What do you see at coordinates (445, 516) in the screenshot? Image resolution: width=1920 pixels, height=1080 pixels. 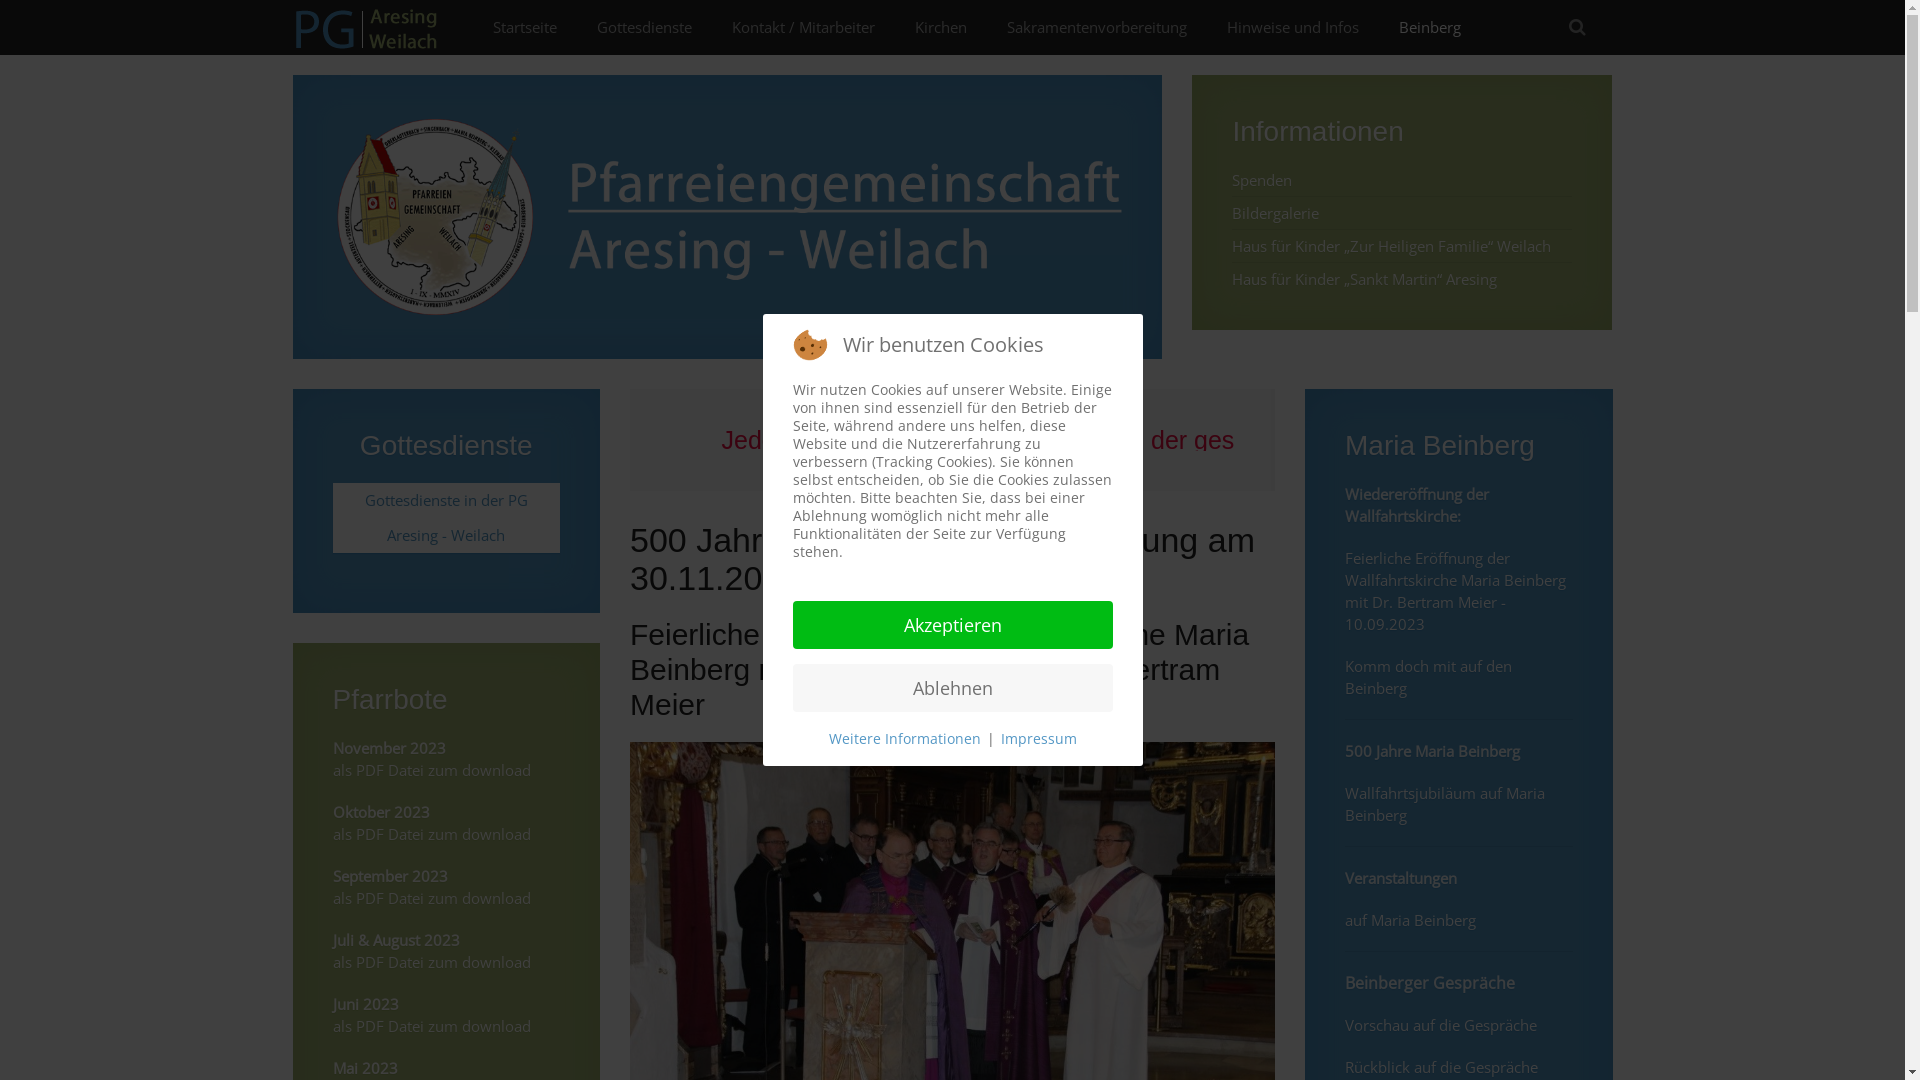 I see `'Gottesdienste in der PG Aresing - Weilach'` at bounding box center [445, 516].